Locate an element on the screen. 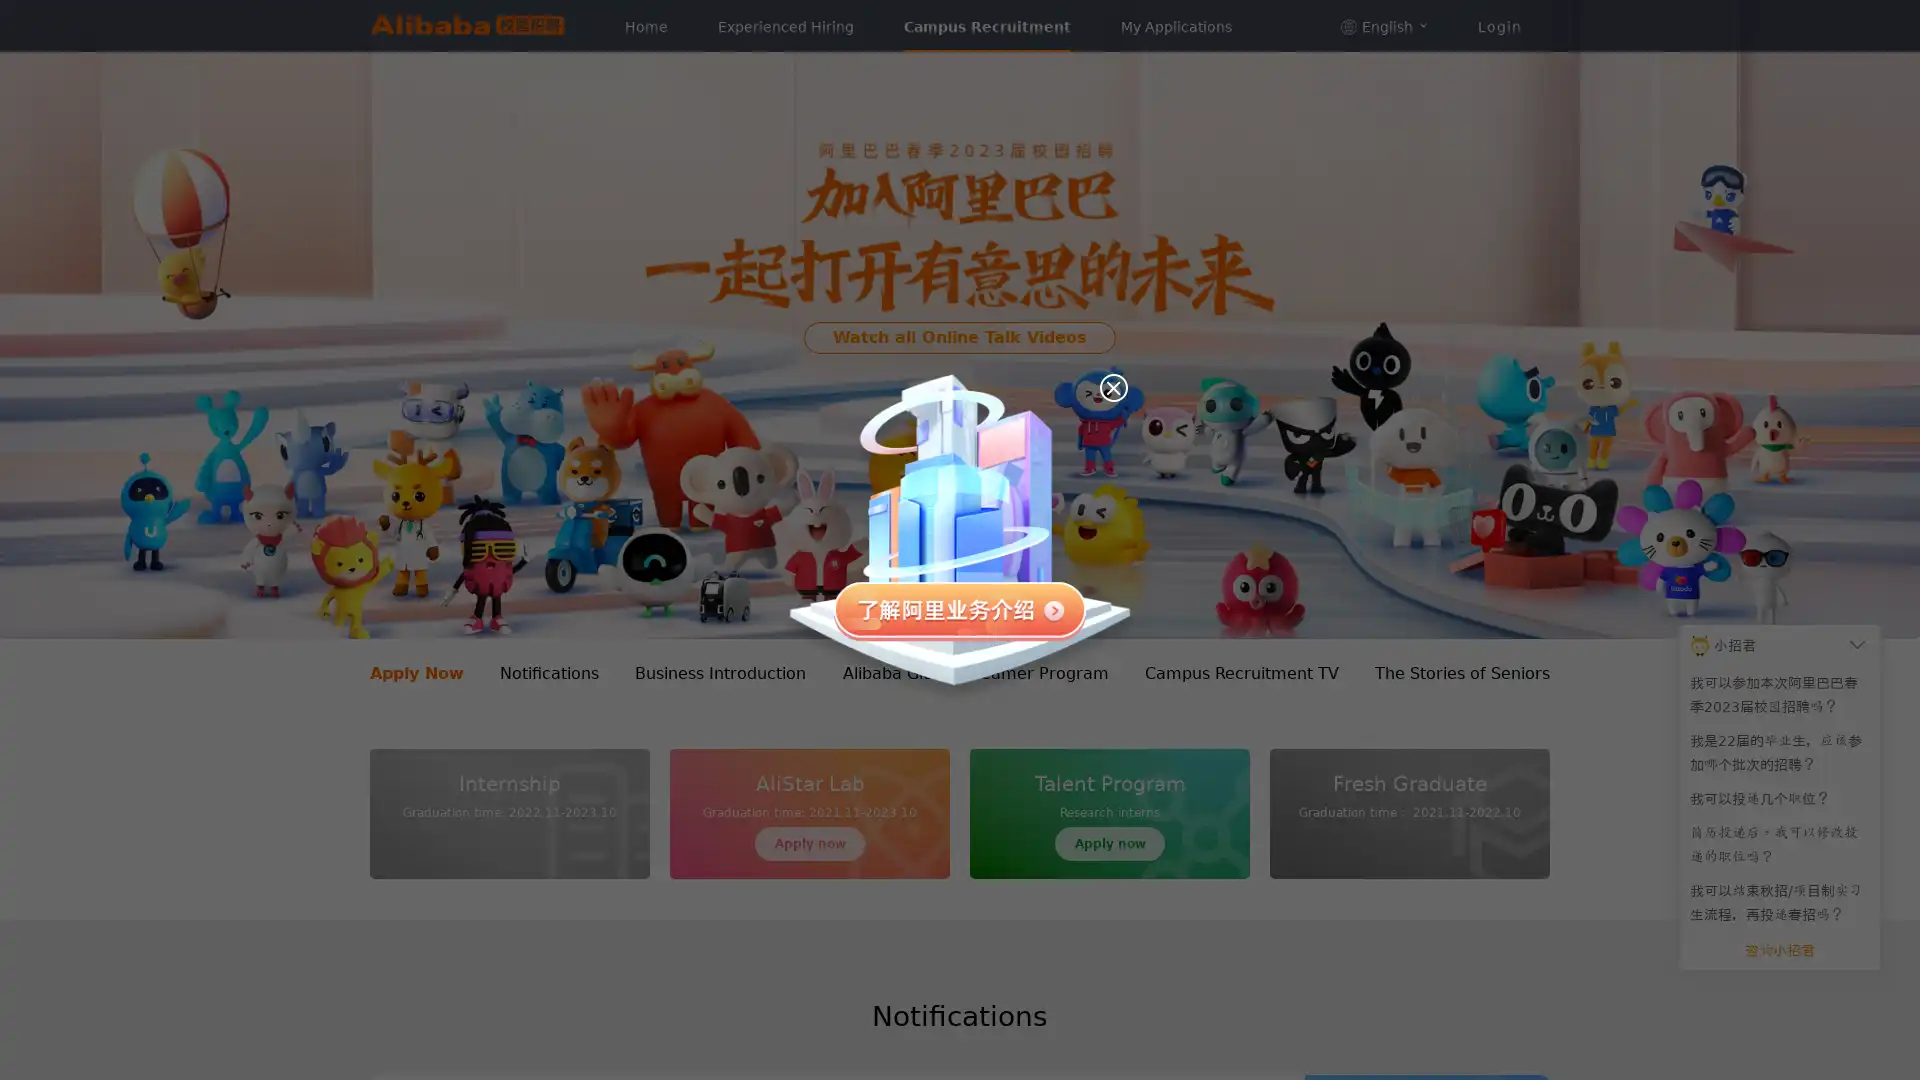 The image size is (1920, 1080). Apply now is located at coordinates (1108, 844).